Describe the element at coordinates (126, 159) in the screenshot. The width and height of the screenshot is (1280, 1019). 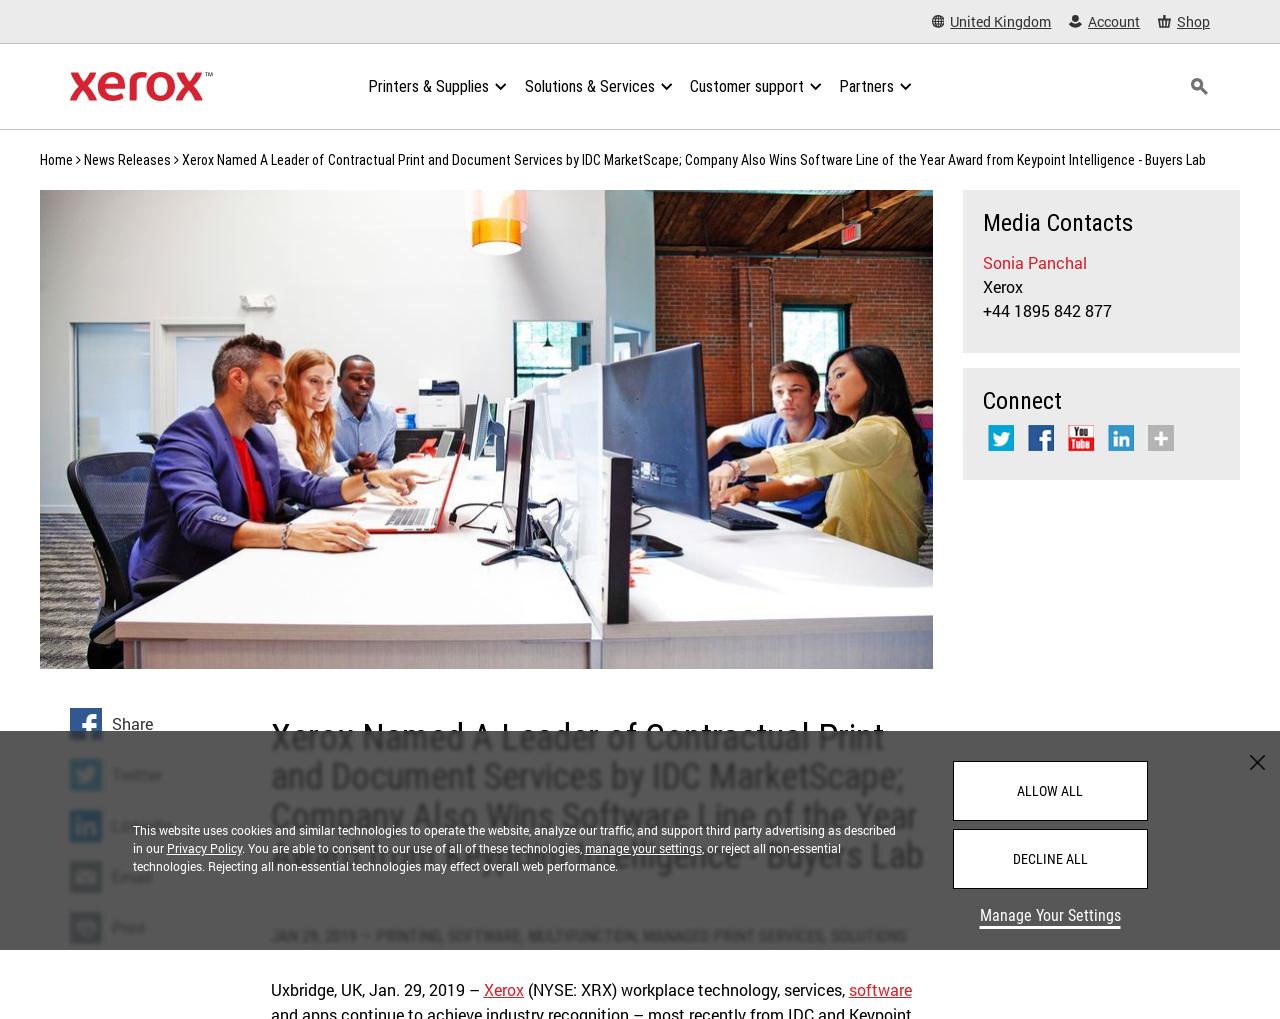
I see `'News Releases'` at that location.